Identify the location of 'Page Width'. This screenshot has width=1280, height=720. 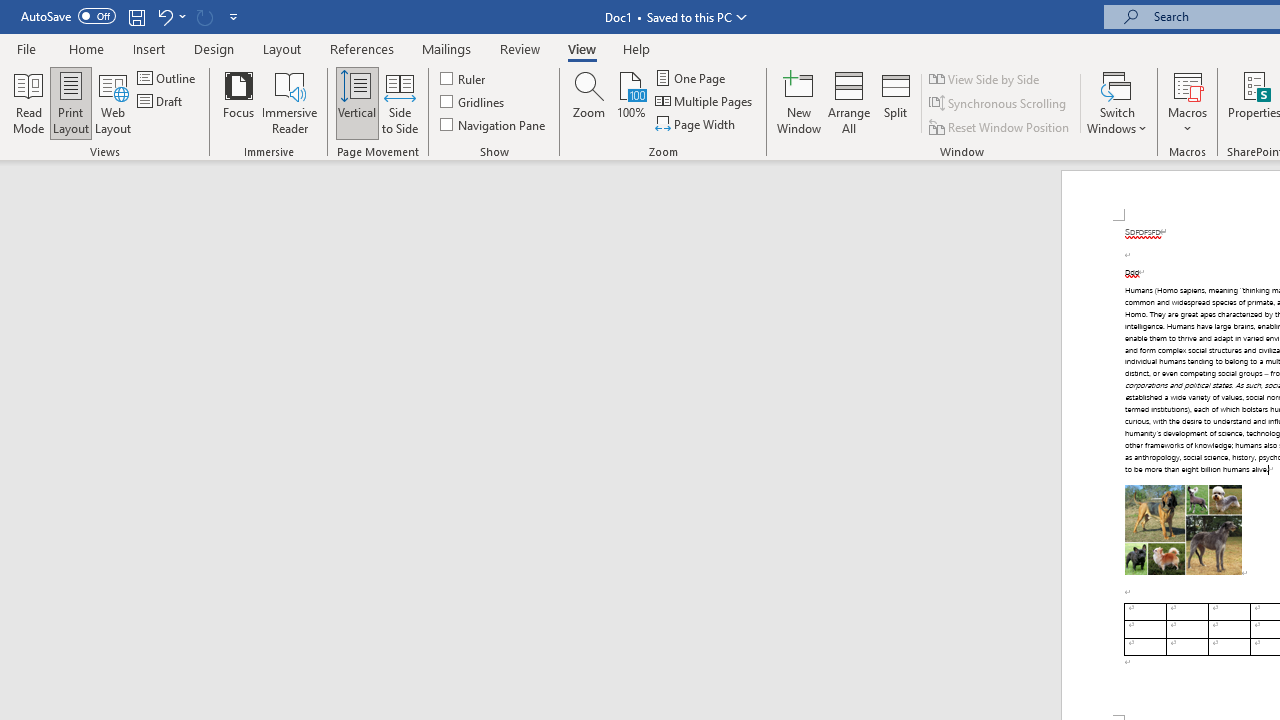
(696, 124).